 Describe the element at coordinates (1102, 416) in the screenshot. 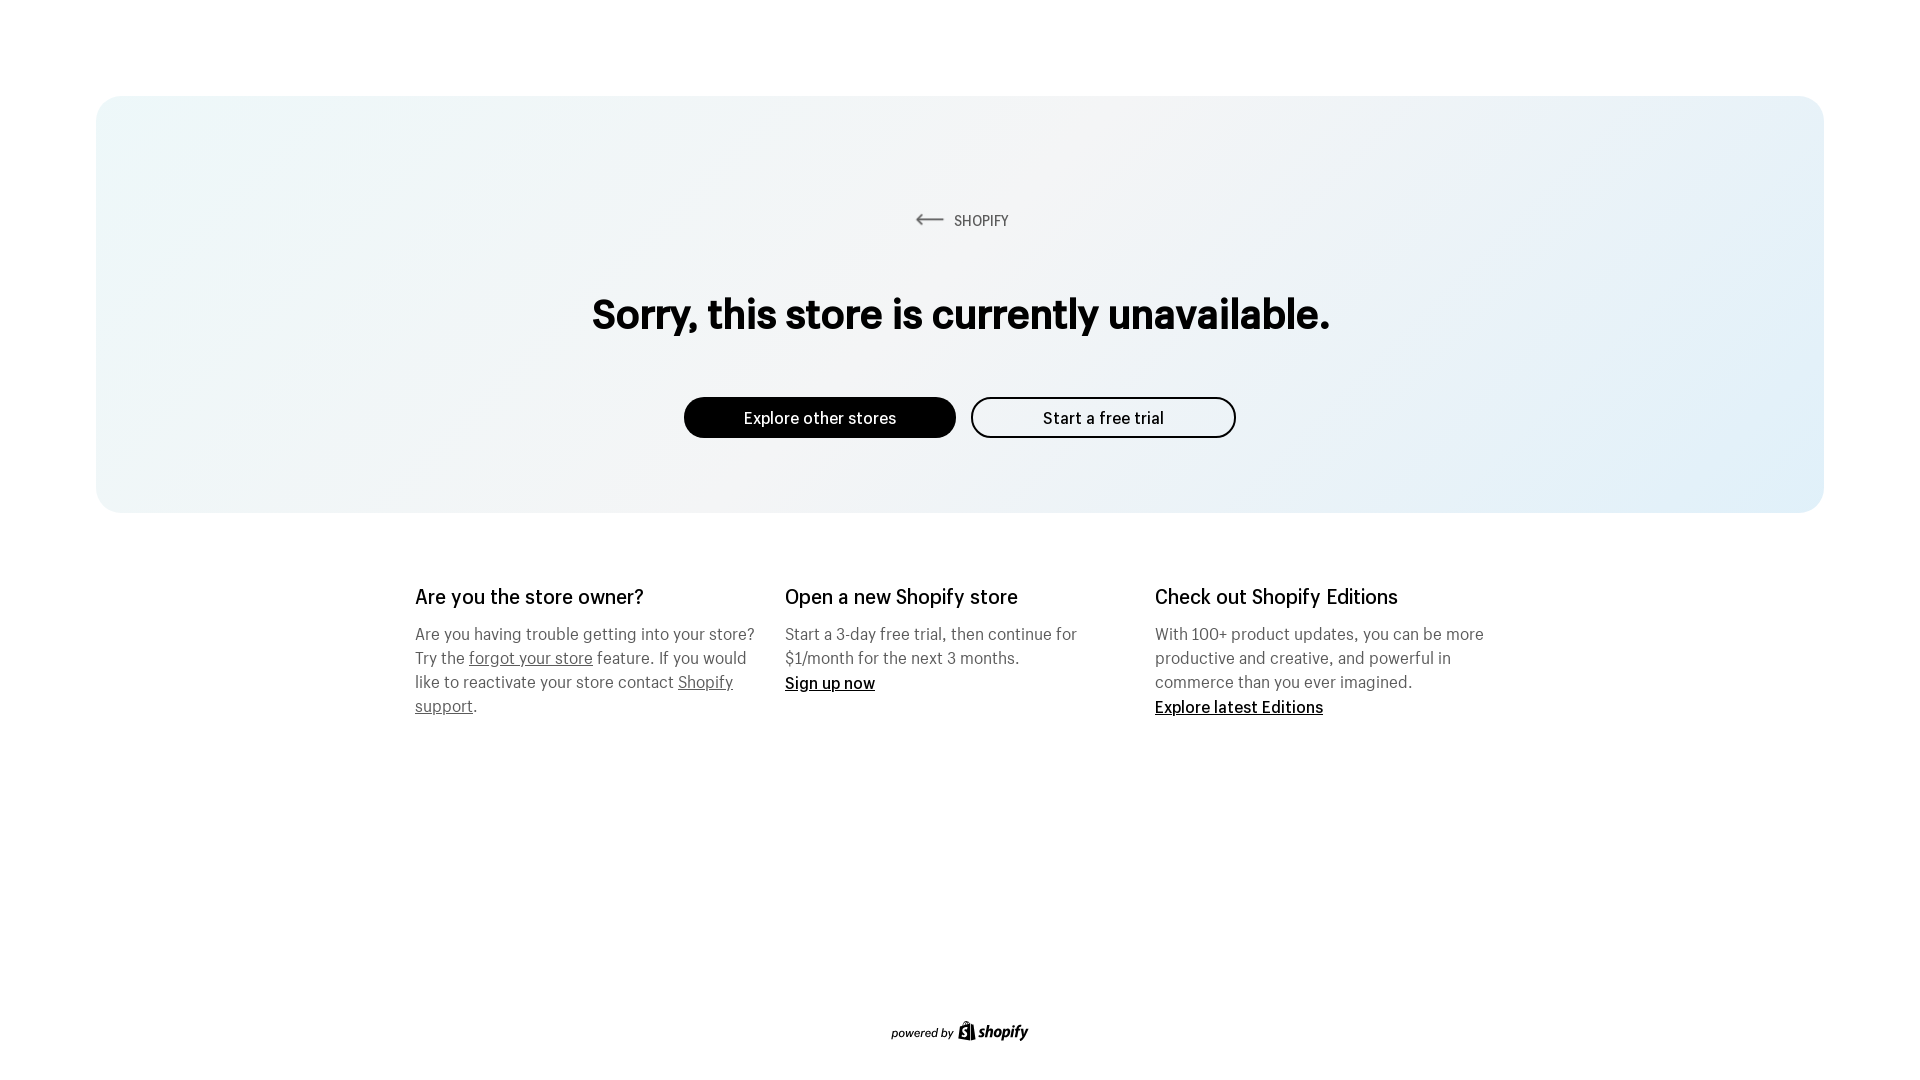

I see `'Start a free trial'` at that location.